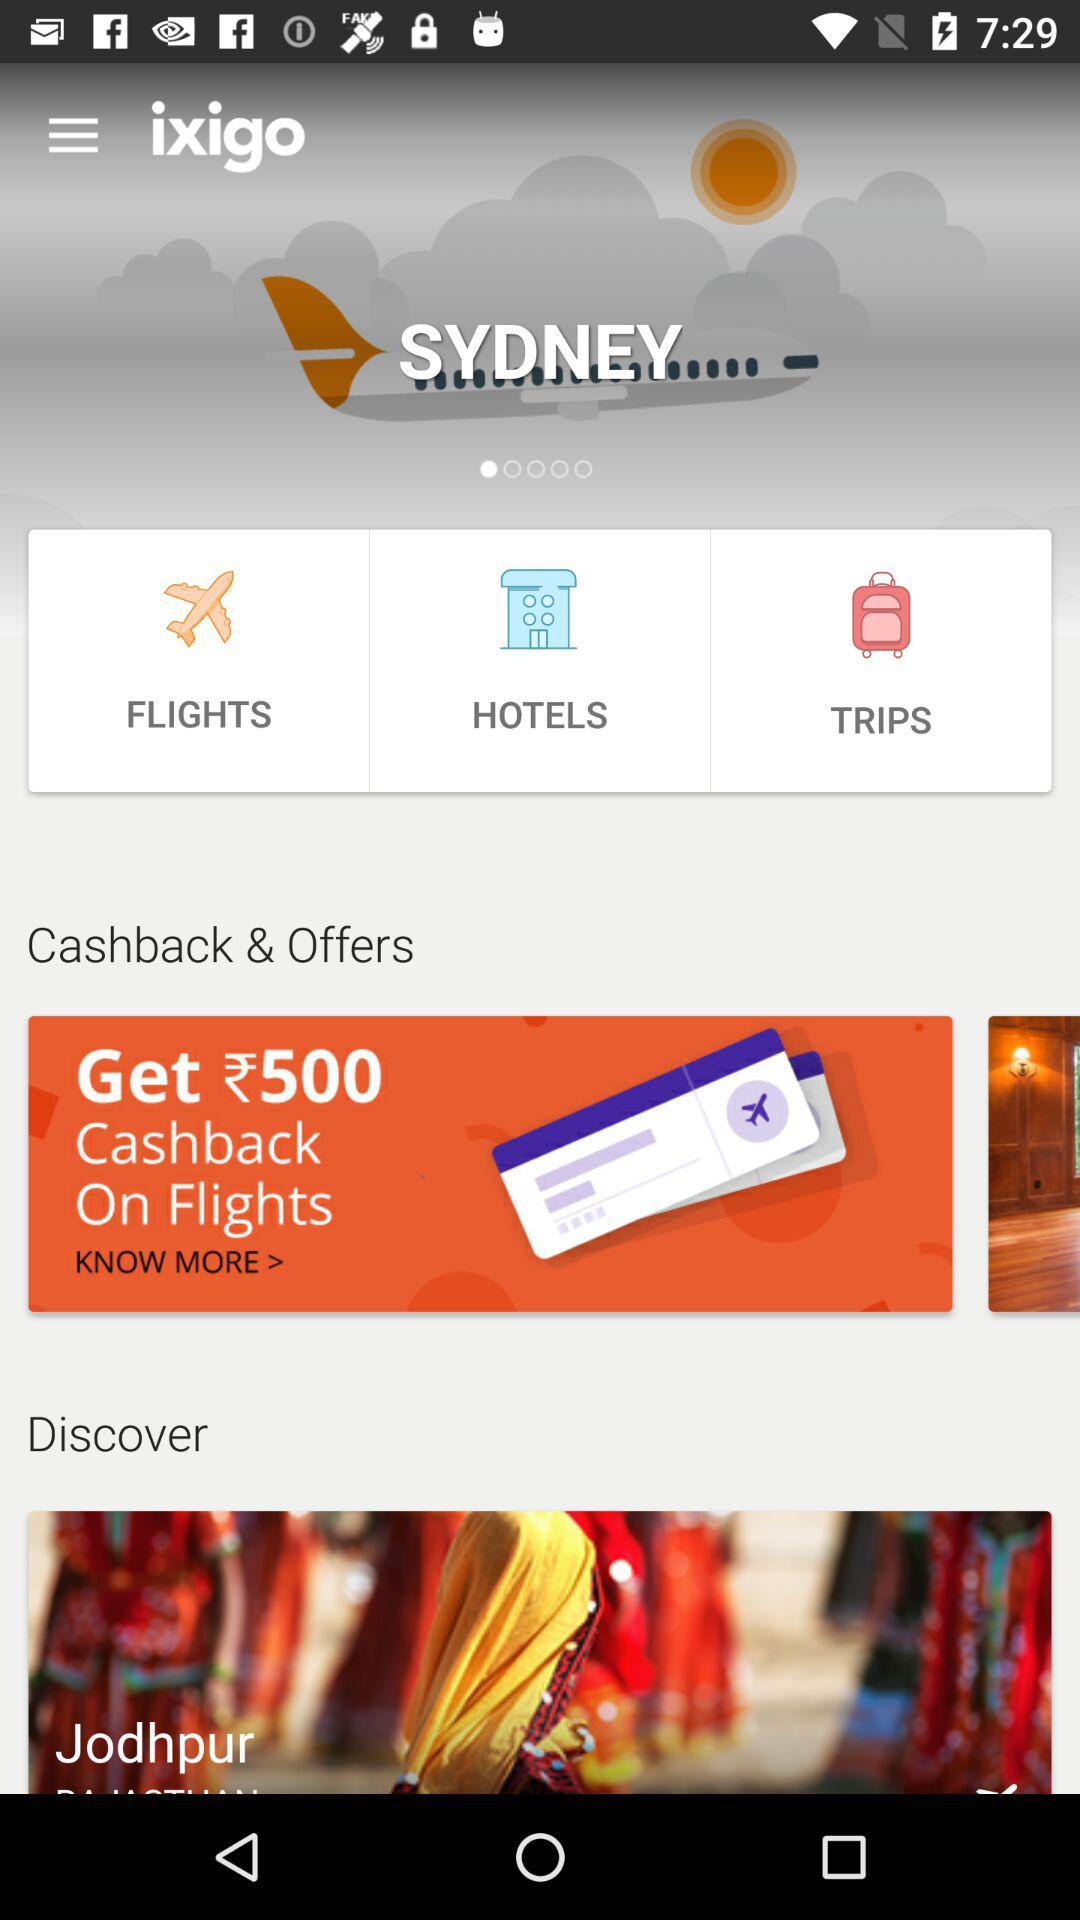 The height and width of the screenshot is (1920, 1080). Describe the element at coordinates (198, 660) in the screenshot. I see `the icon above cashback & offers` at that location.